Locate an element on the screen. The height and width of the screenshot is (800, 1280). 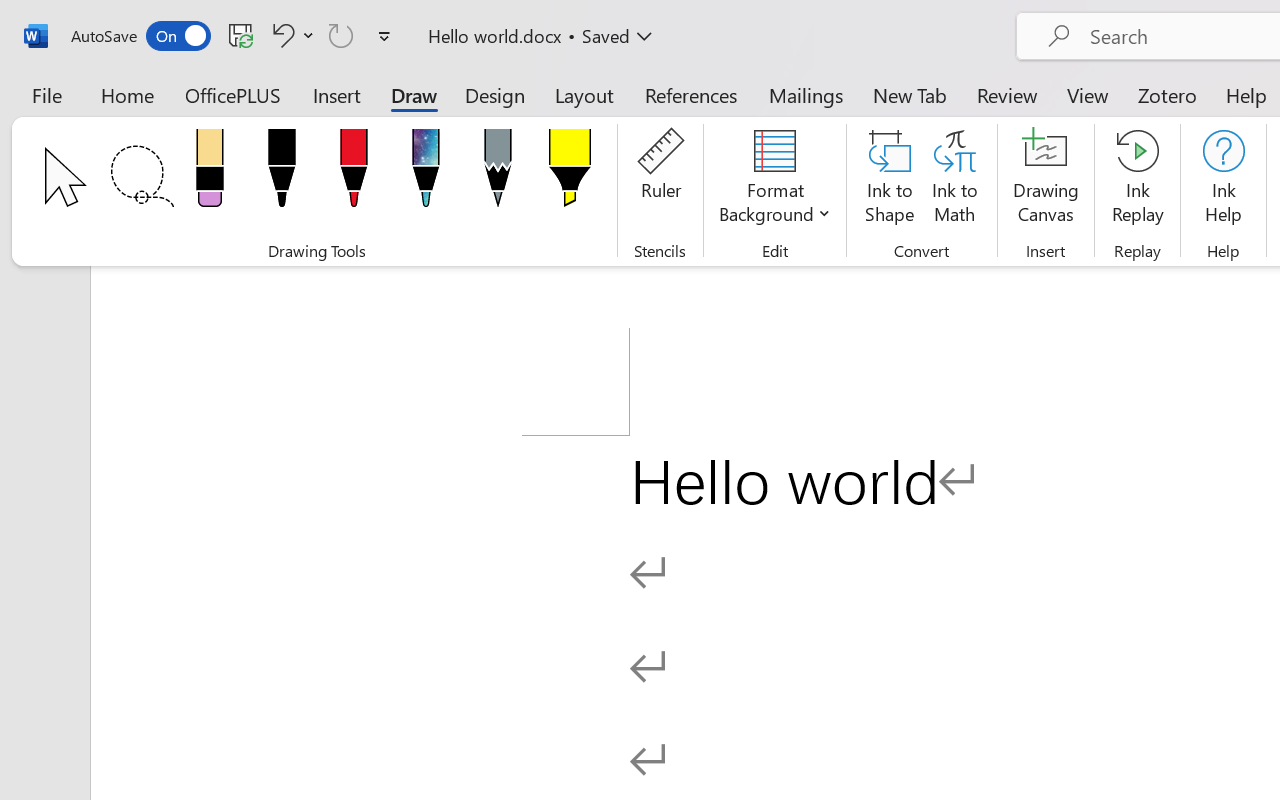
'Pen: Red, 0.5 mm' is located at coordinates (353, 173).